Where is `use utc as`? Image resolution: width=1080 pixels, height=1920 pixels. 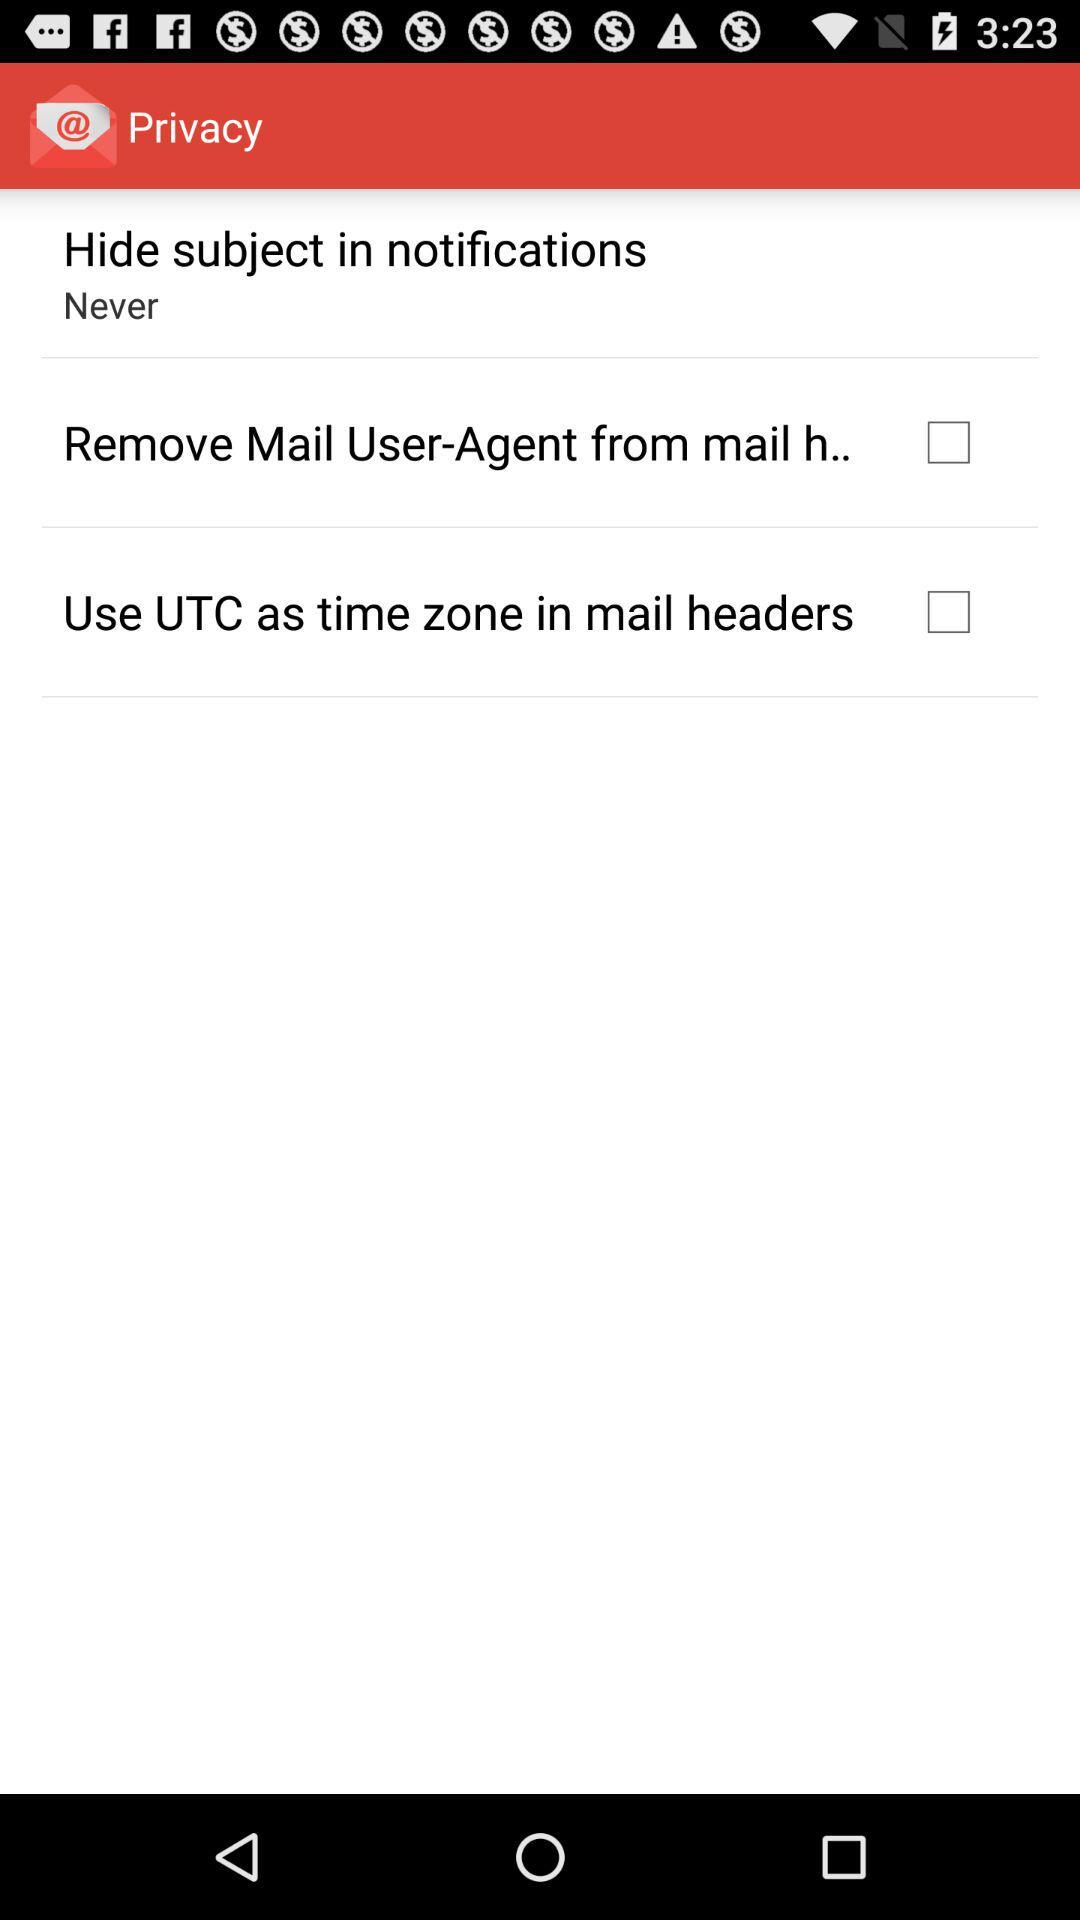 use utc as is located at coordinates (458, 610).